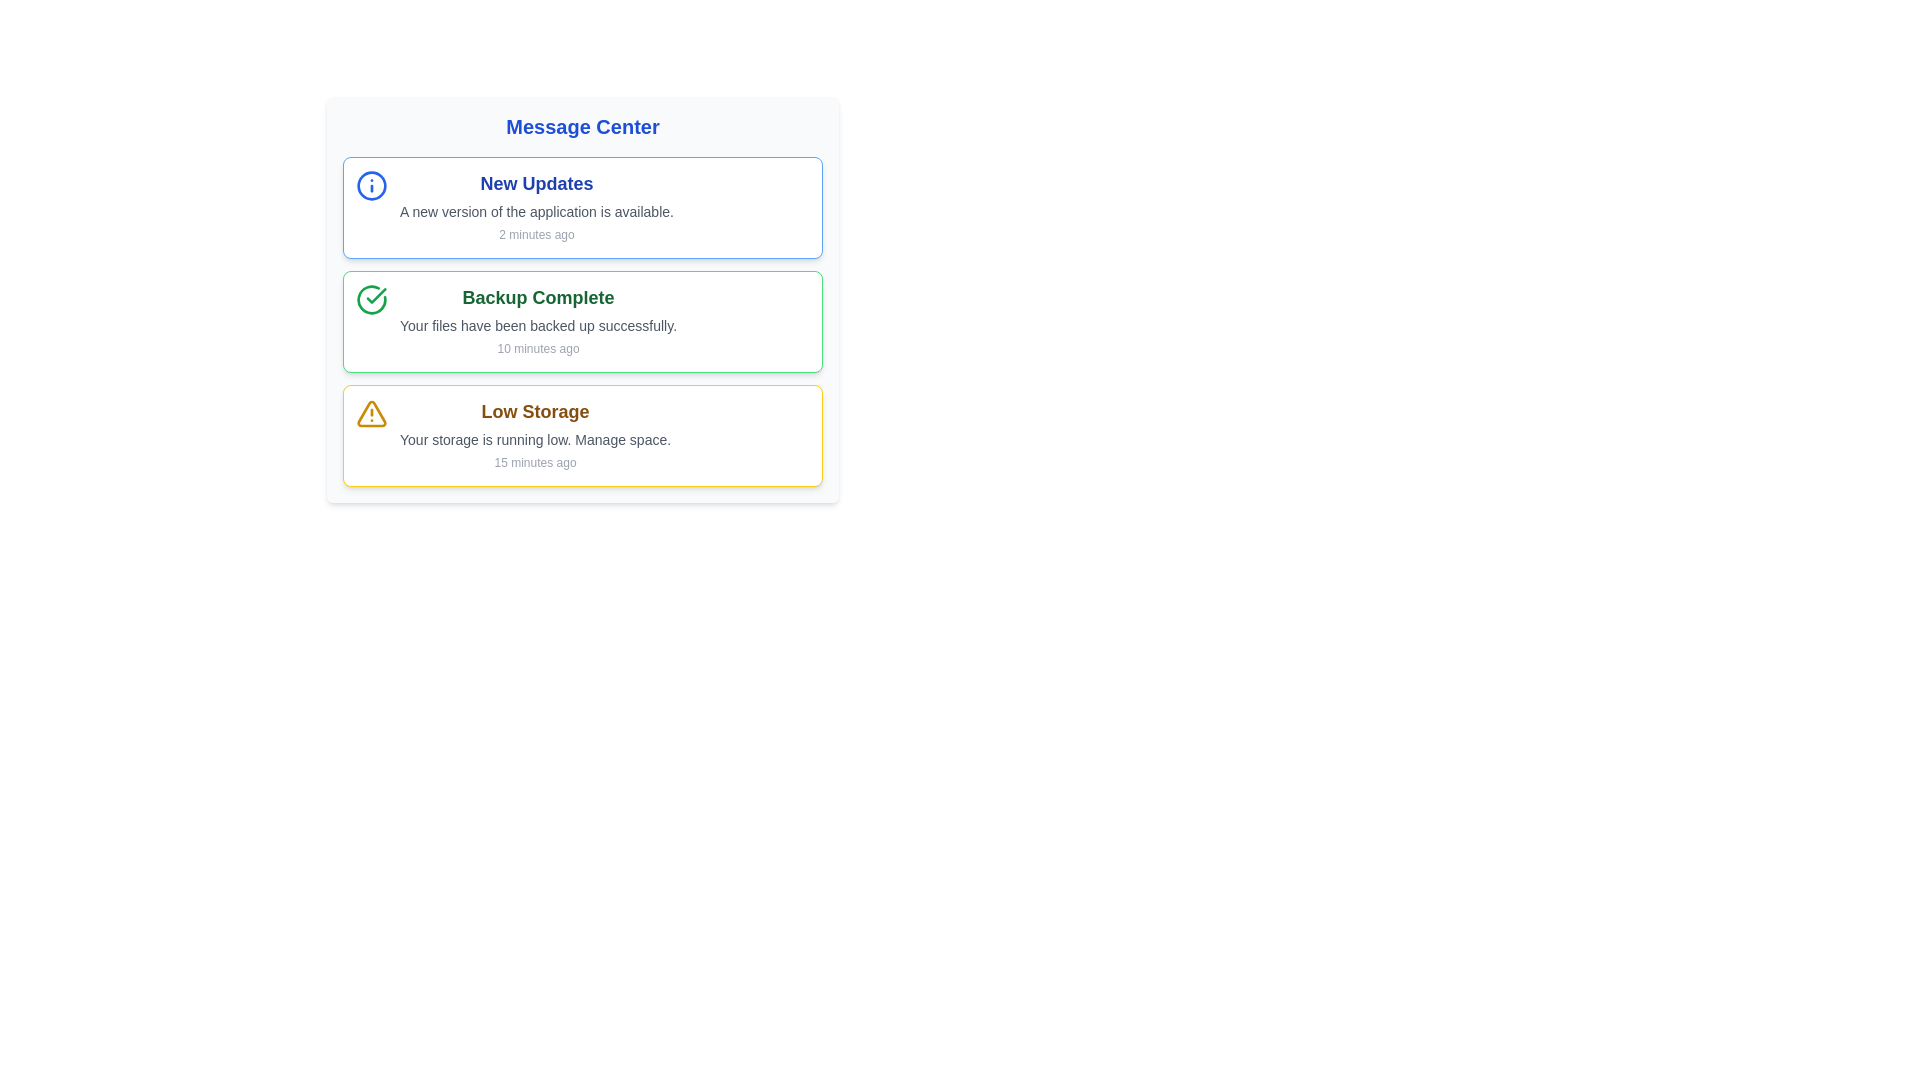 This screenshot has height=1080, width=1920. Describe the element at coordinates (537, 212) in the screenshot. I see `the text message that reads 'A new version of the application is available.' located in the 'New Updates' section` at that location.